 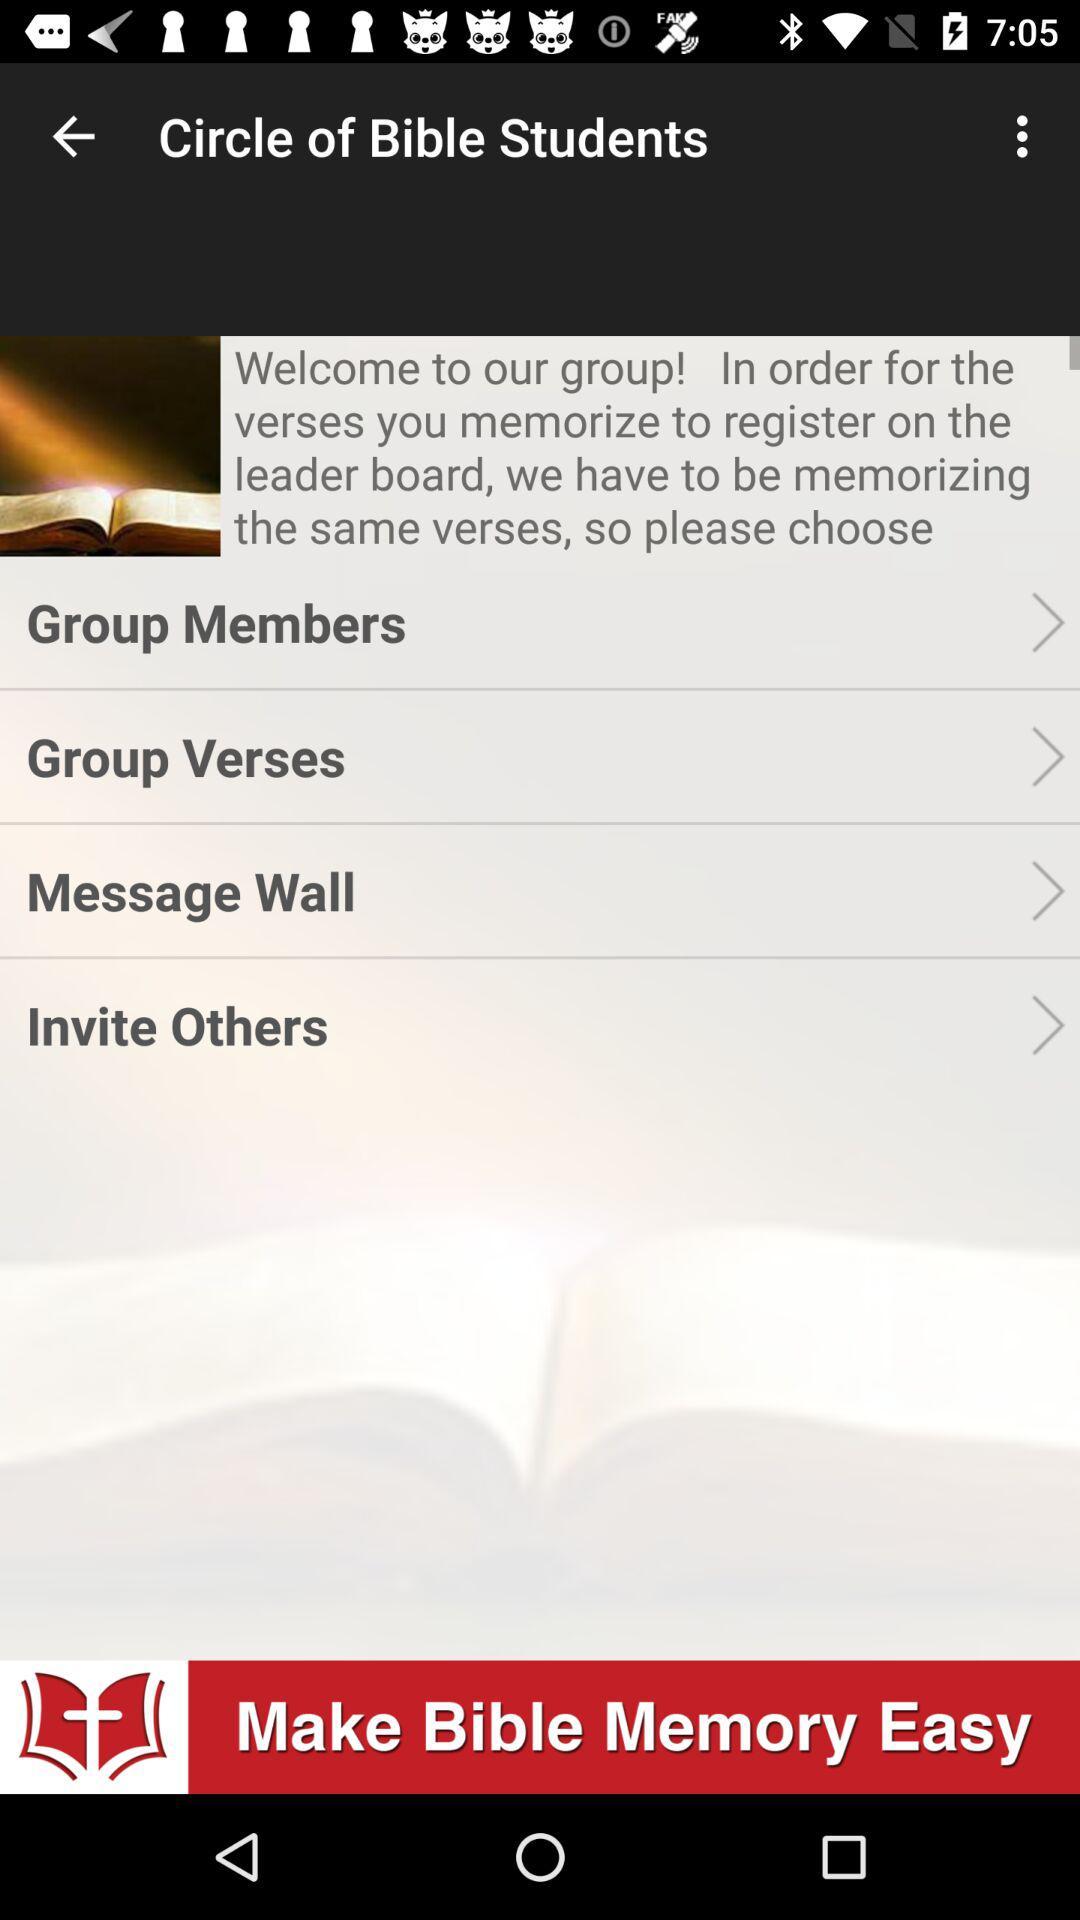 What do you see at coordinates (527, 1024) in the screenshot?
I see `the invite others icon` at bounding box center [527, 1024].